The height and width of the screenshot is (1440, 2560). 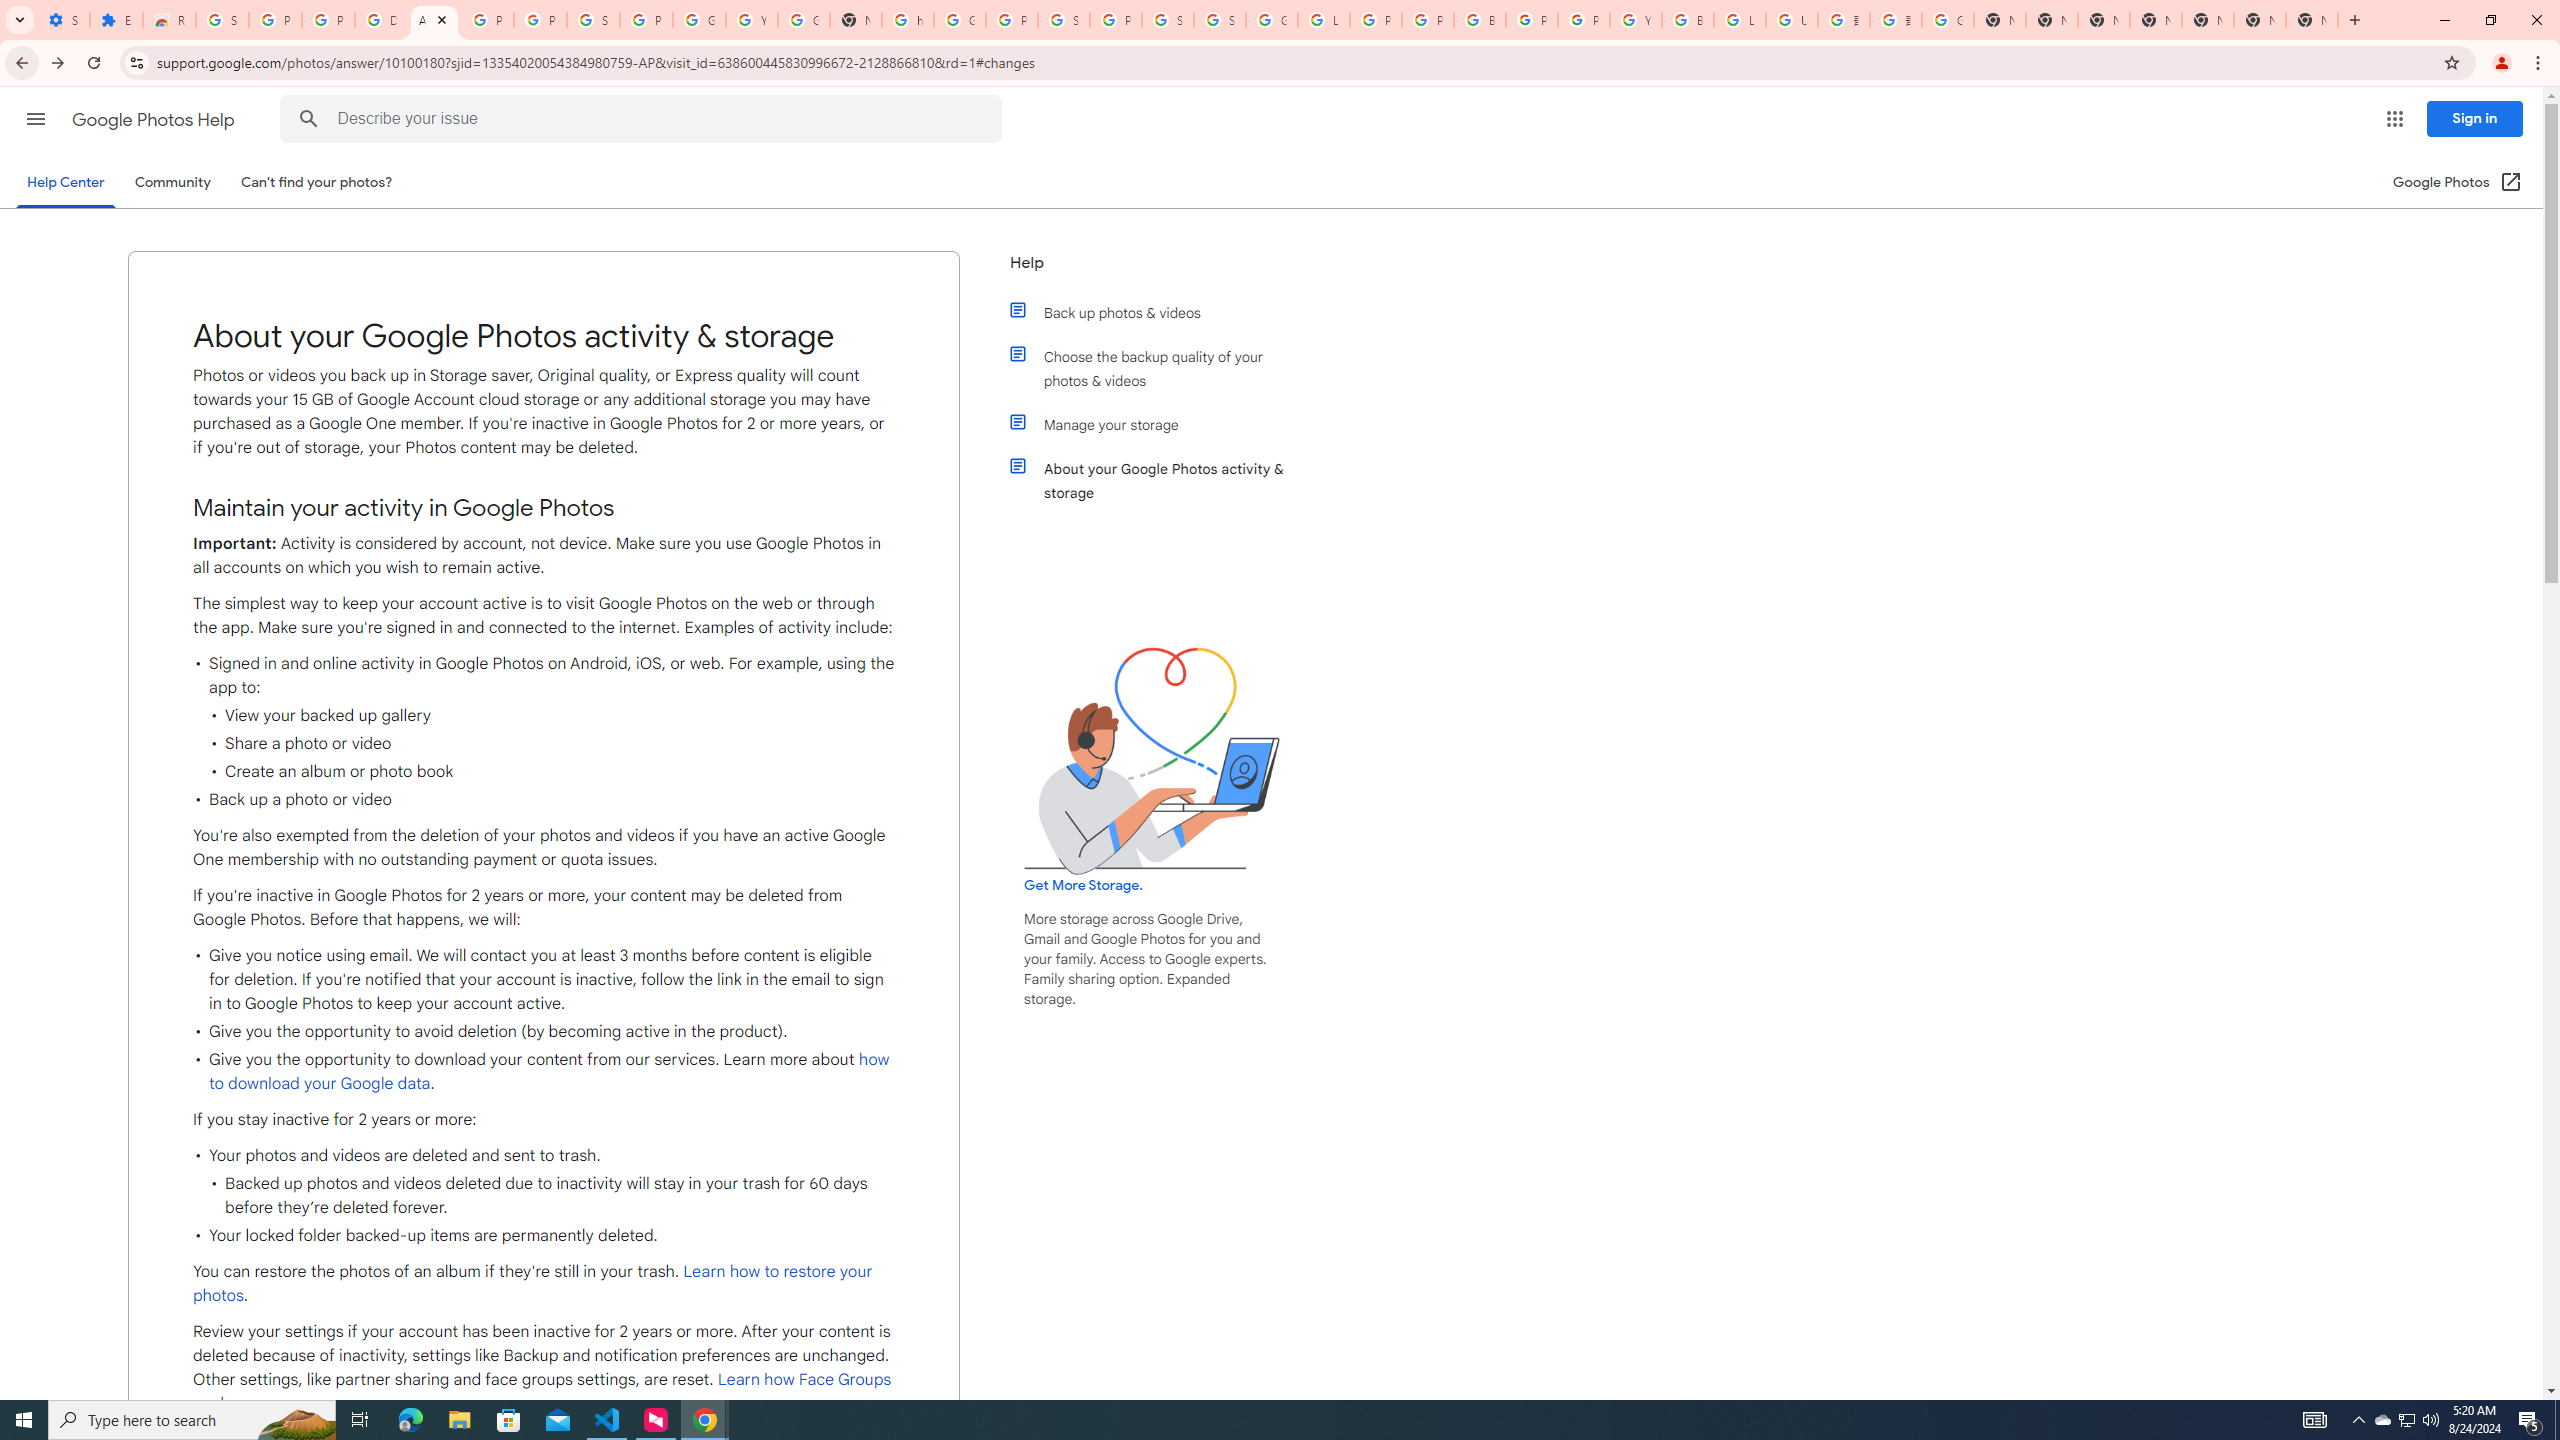 What do you see at coordinates (750, 19) in the screenshot?
I see `'YouTube'` at bounding box center [750, 19].